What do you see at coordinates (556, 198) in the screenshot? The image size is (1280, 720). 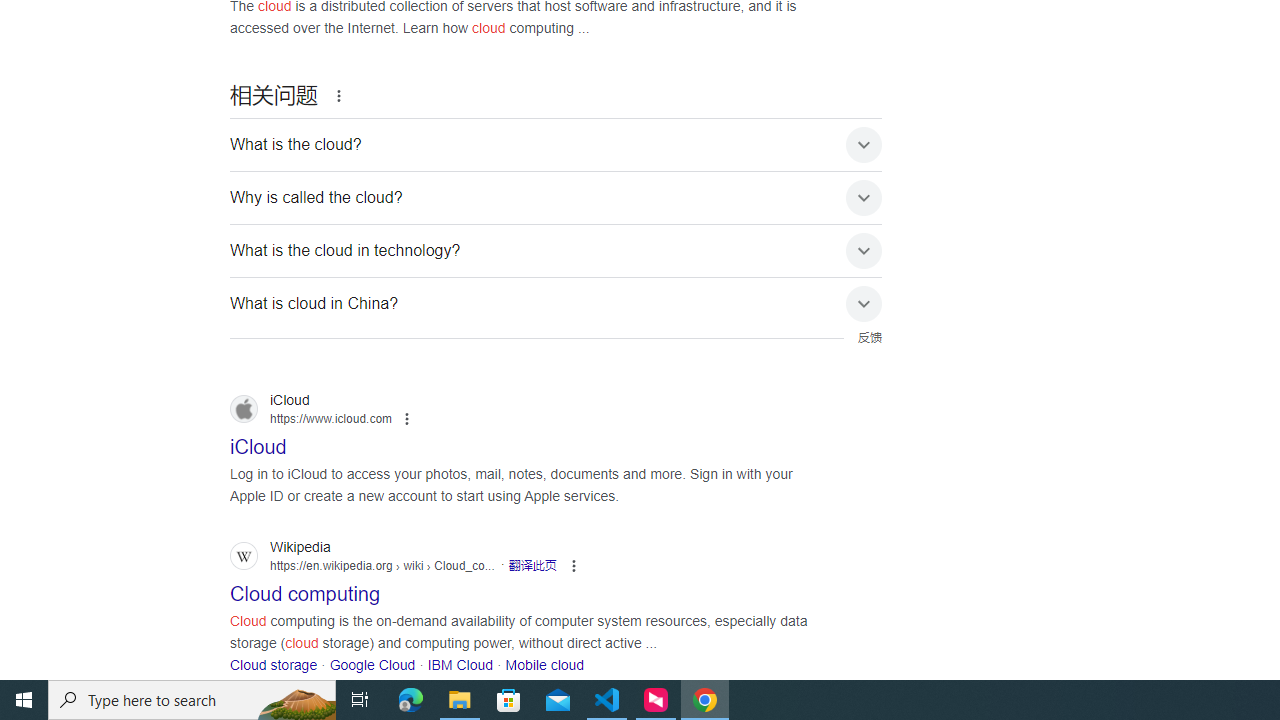 I see `'Why is called the cloud?'` at bounding box center [556, 198].